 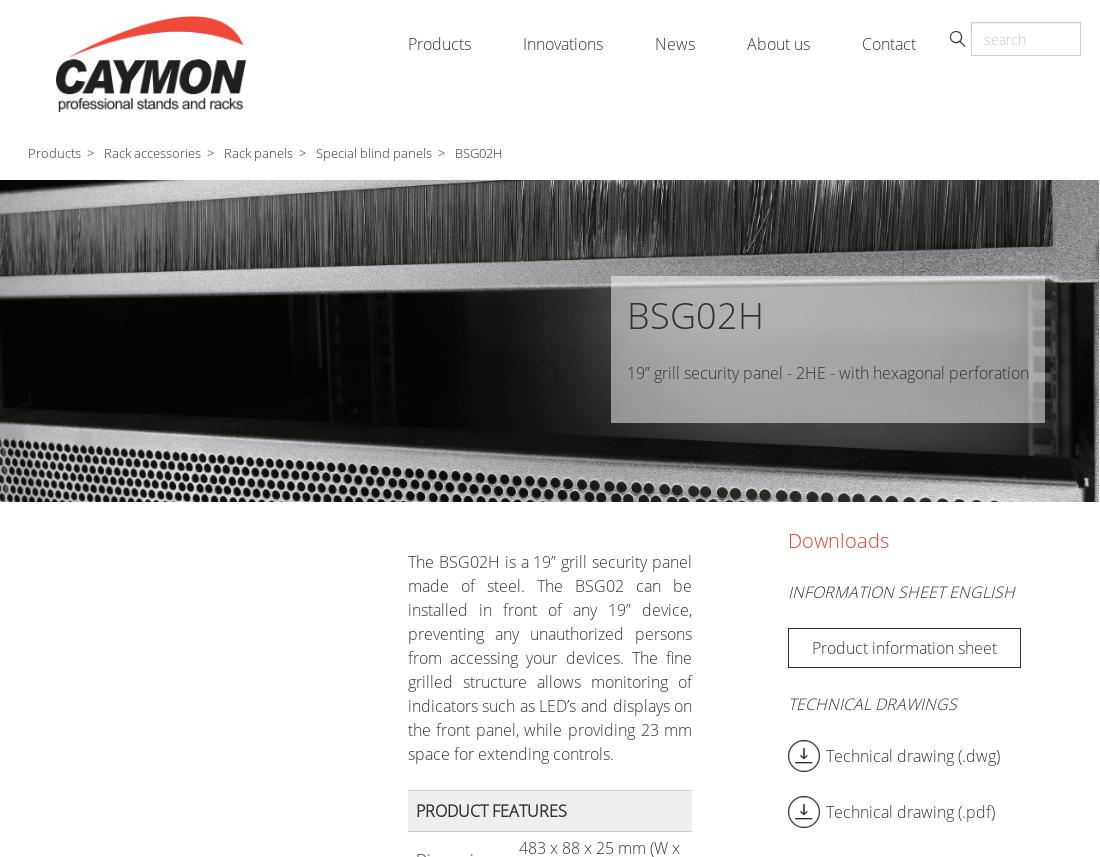 I want to click on 'News', so click(x=673, y=42).